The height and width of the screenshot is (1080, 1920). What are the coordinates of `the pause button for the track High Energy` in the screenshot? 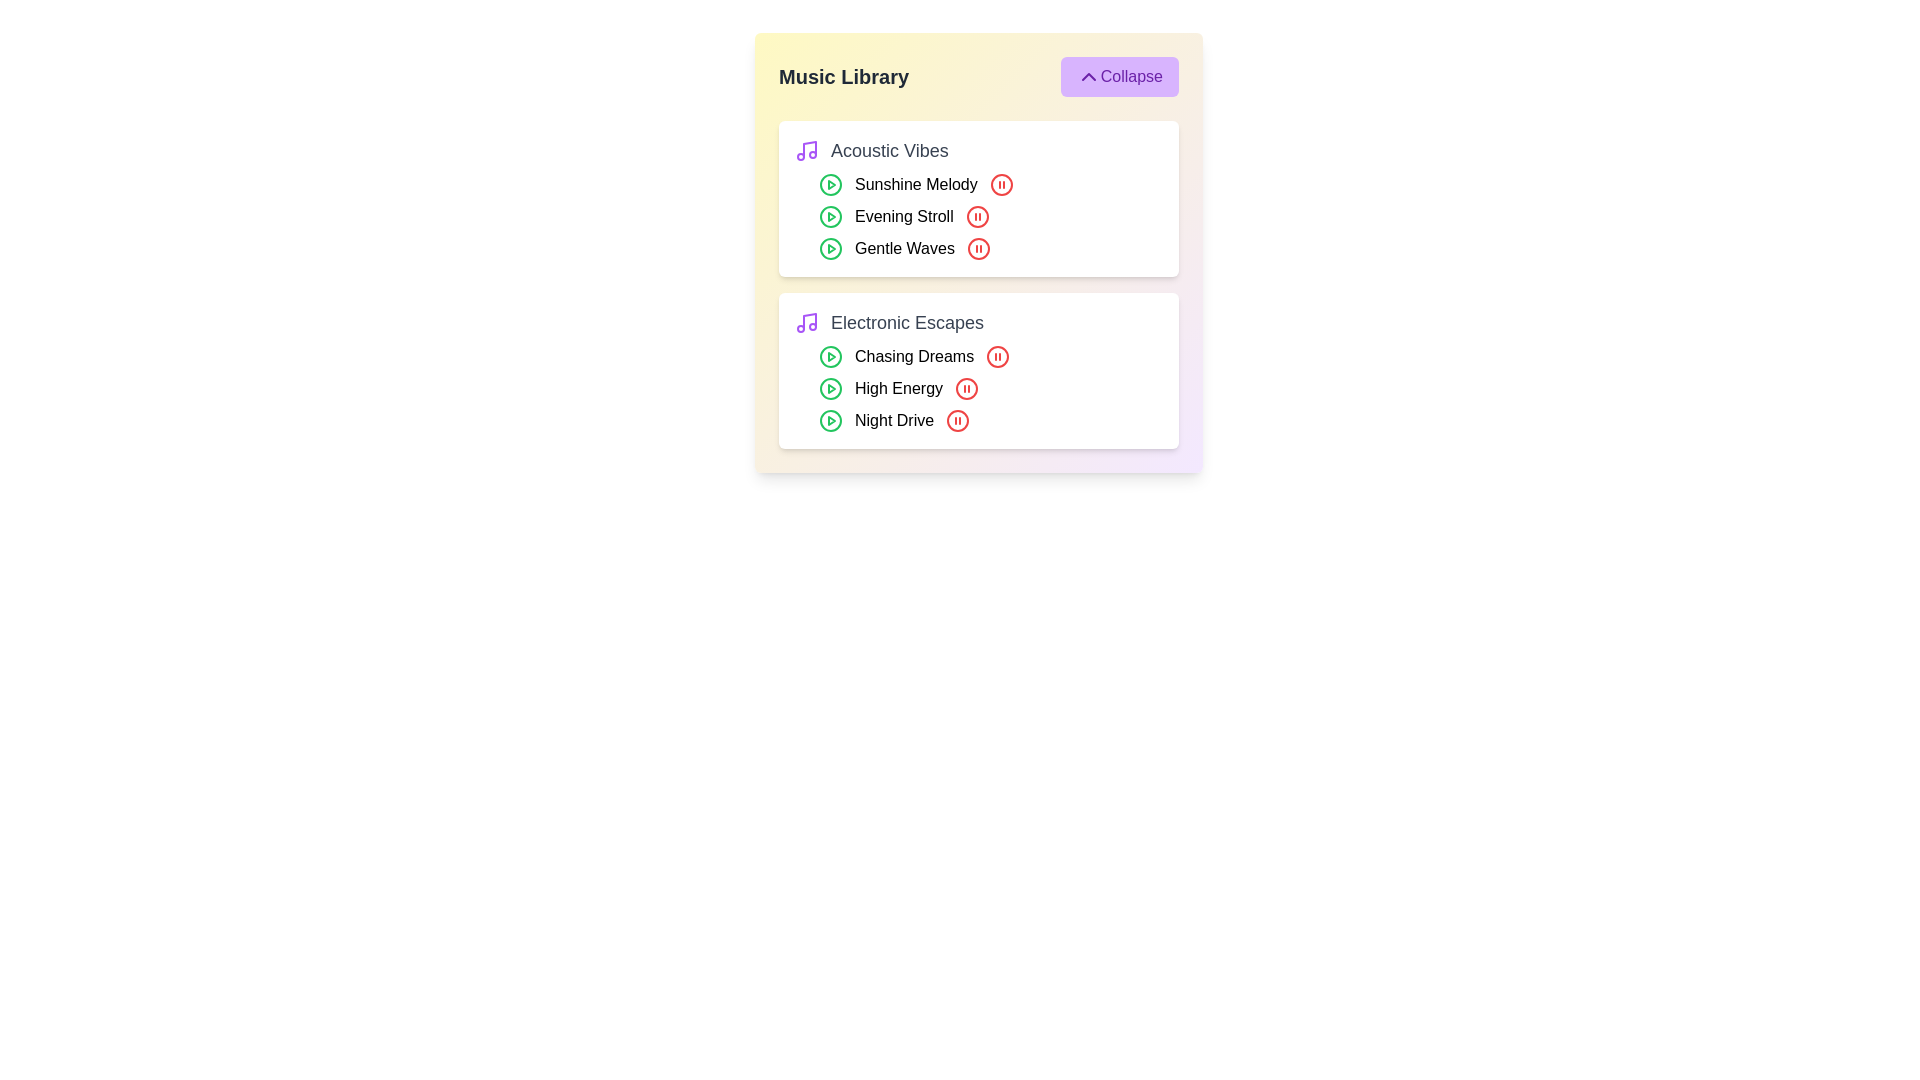 It's located at (966, 389).